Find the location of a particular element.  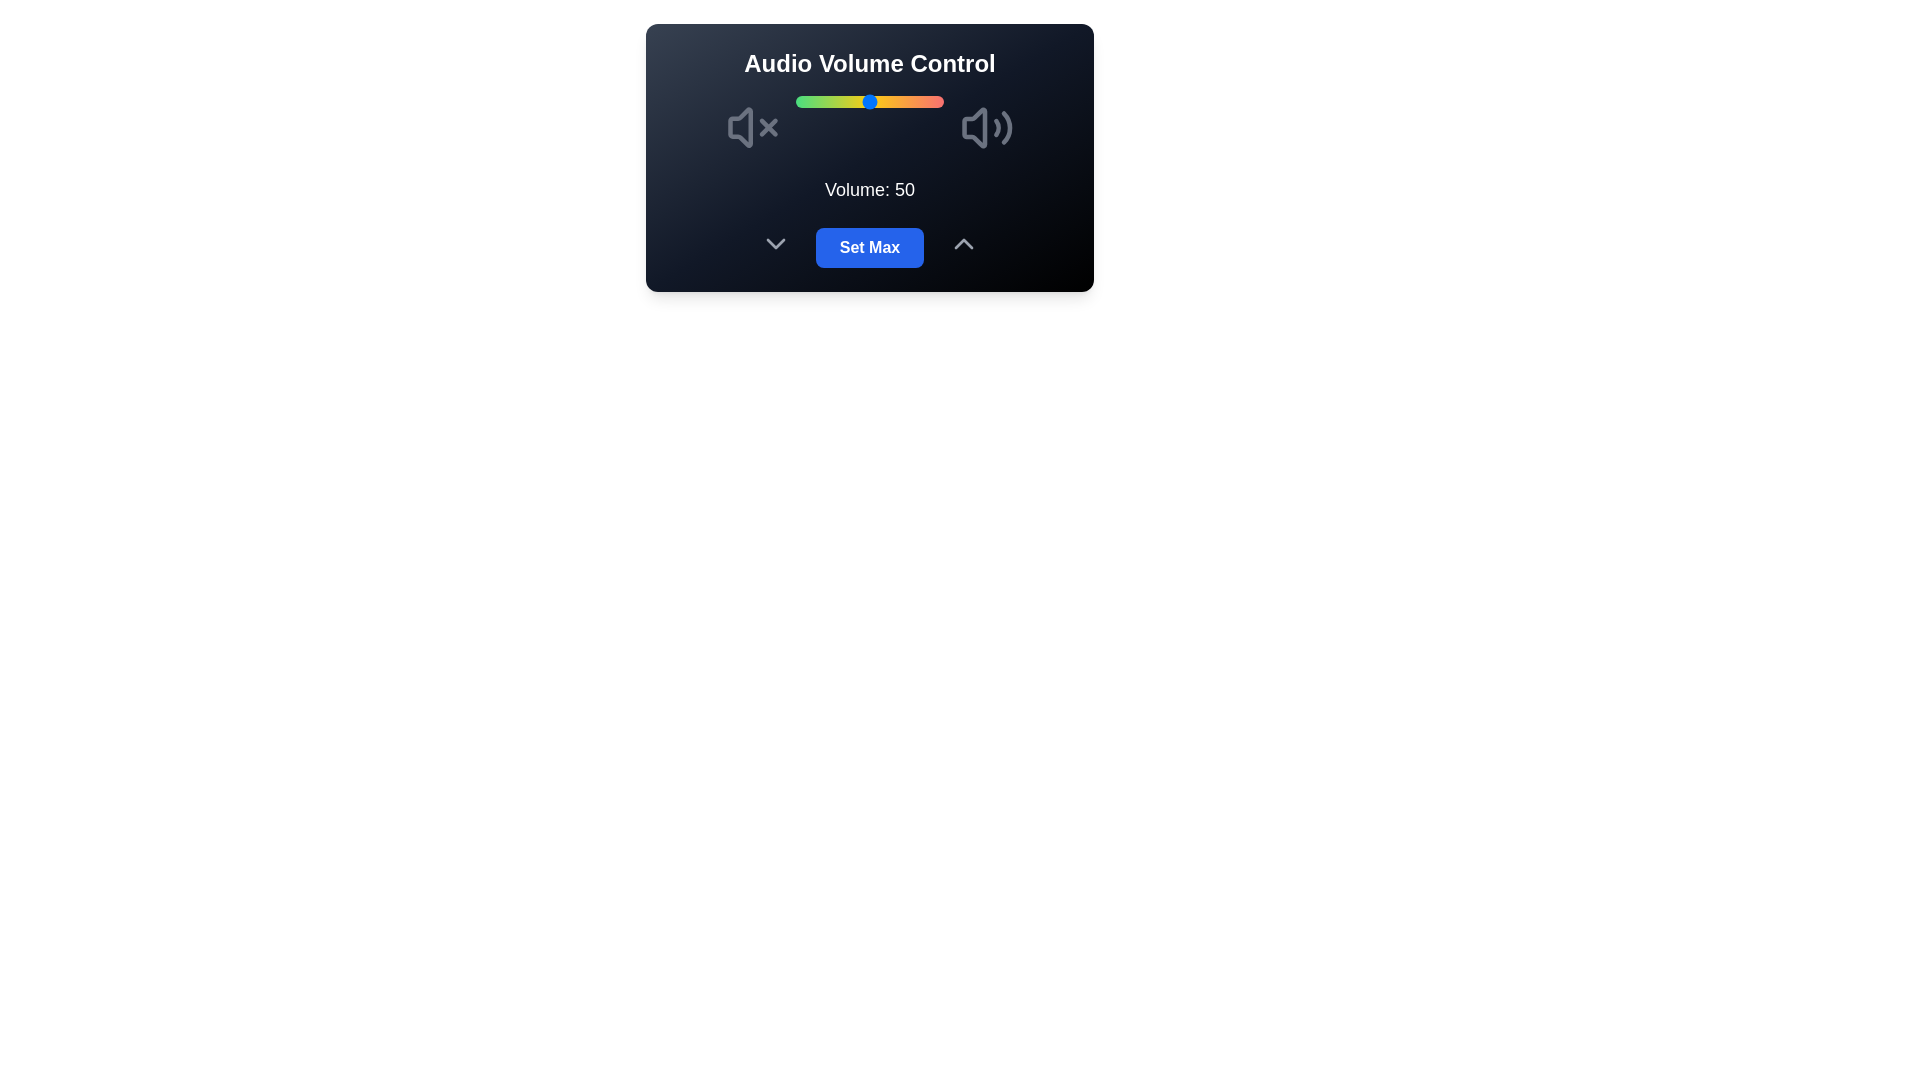

the volume slider to 20 percent is located at coordinates (825, 101).